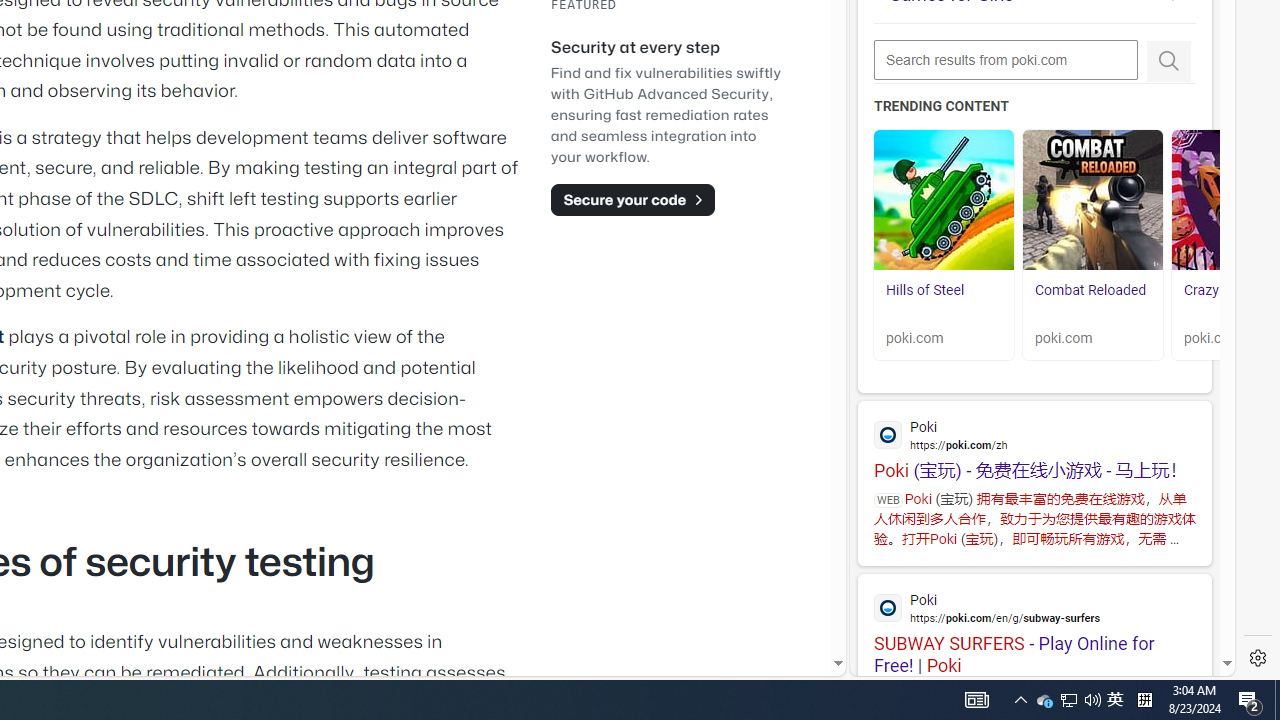  What do you see at coordinates (943, 244) in the screenshot?
I see `'Hills of Steel Hills of Steel poki.com'` at bounding box center [943, 244].